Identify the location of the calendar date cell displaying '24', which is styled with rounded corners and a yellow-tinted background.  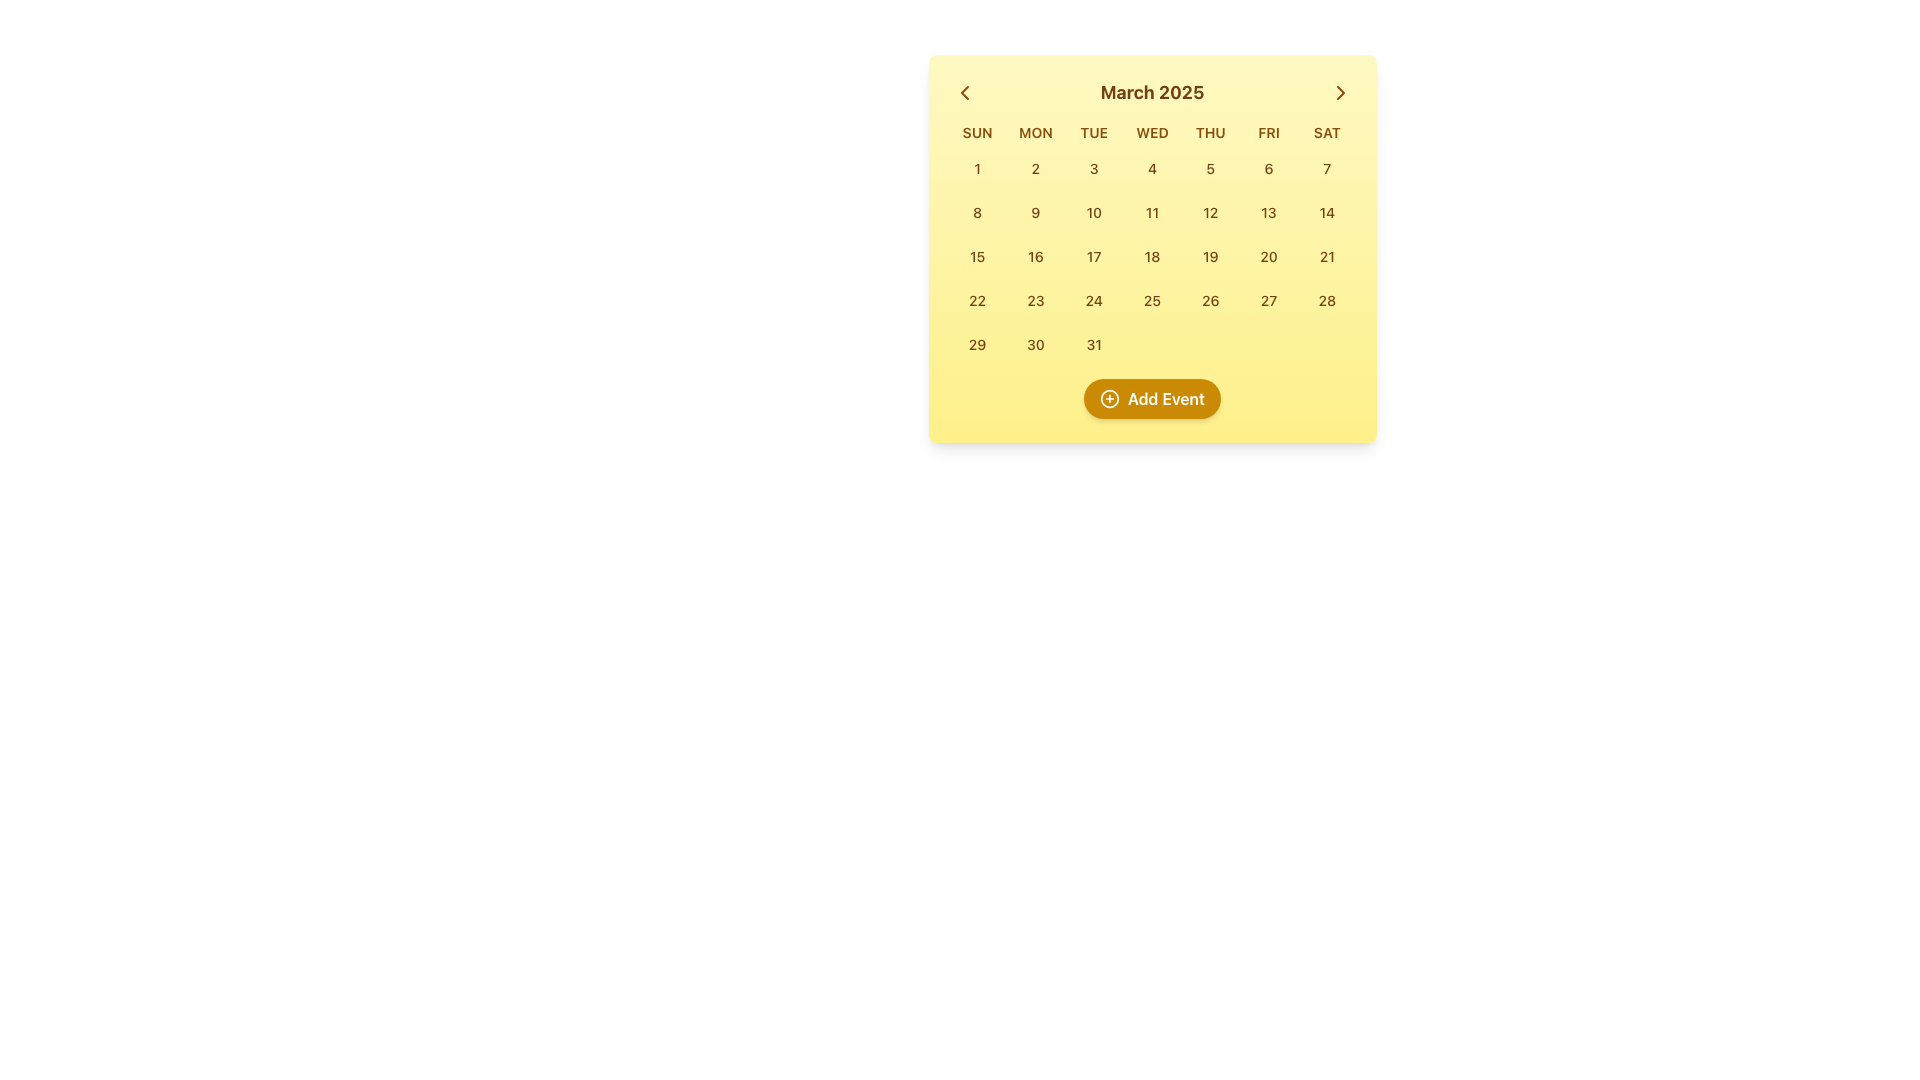
(1093, 300).